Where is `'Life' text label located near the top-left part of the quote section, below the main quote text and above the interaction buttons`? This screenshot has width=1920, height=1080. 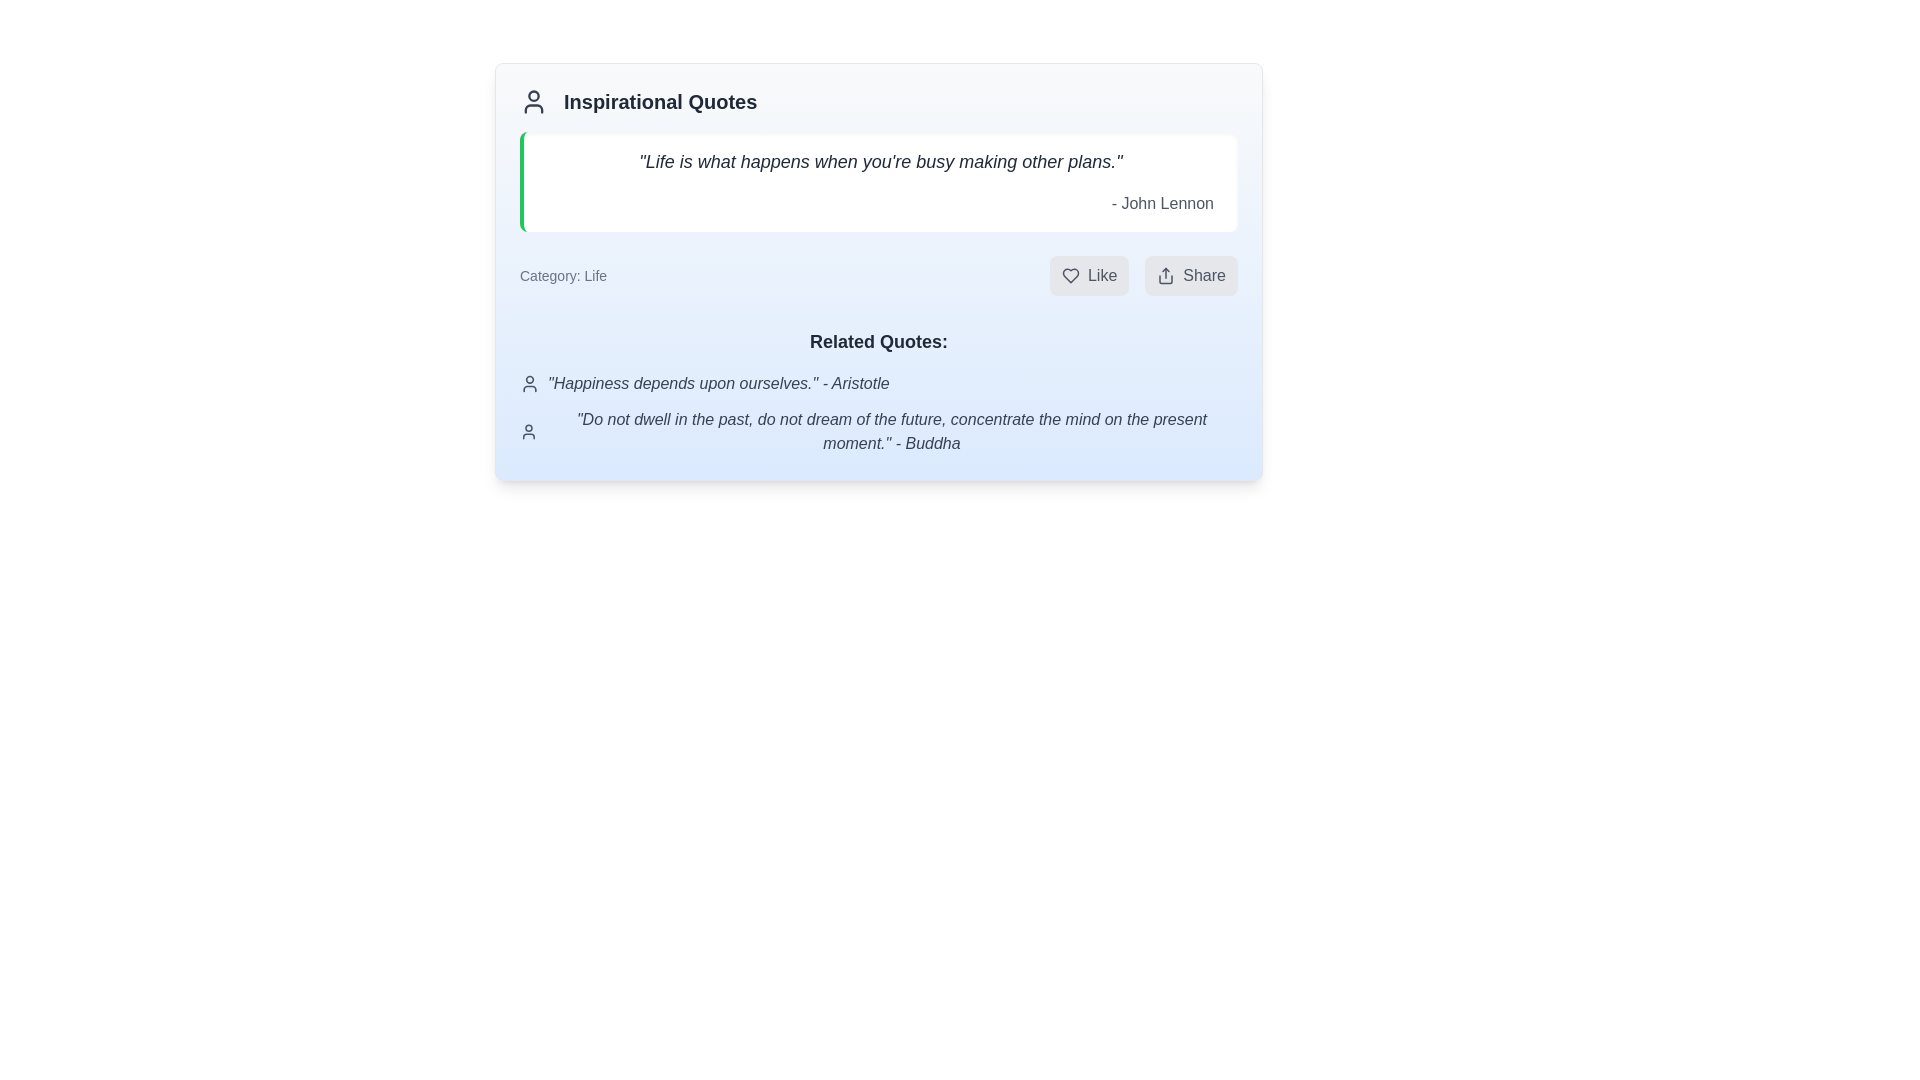 'Life' text label located near the top-left part of the quote section, below the main quote text and above the interaction buttons is located at coordinates (562, 276).